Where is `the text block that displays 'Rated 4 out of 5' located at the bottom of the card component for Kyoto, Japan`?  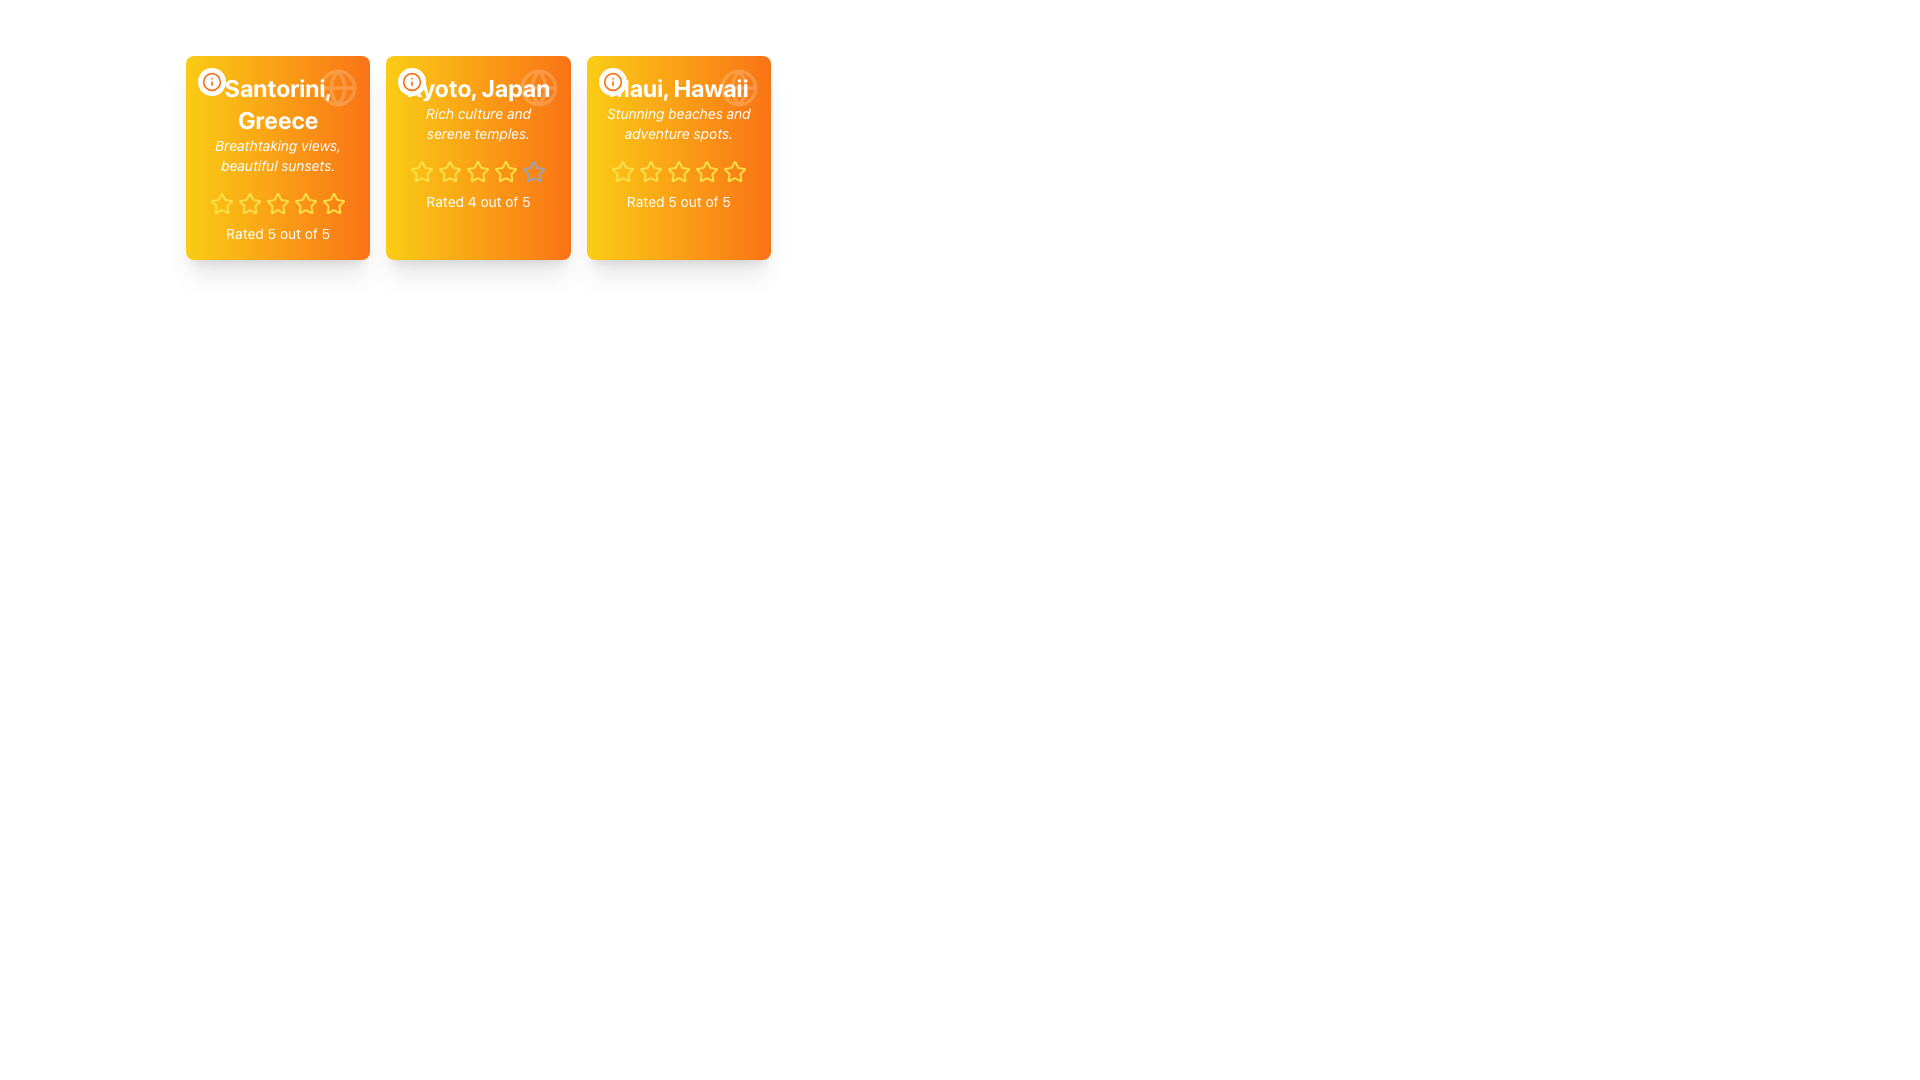 the text block that displays 'Rated 4 out of 5' located at the bottom of the card component for Kyoto, Japan is located at coordinates (477, 201).